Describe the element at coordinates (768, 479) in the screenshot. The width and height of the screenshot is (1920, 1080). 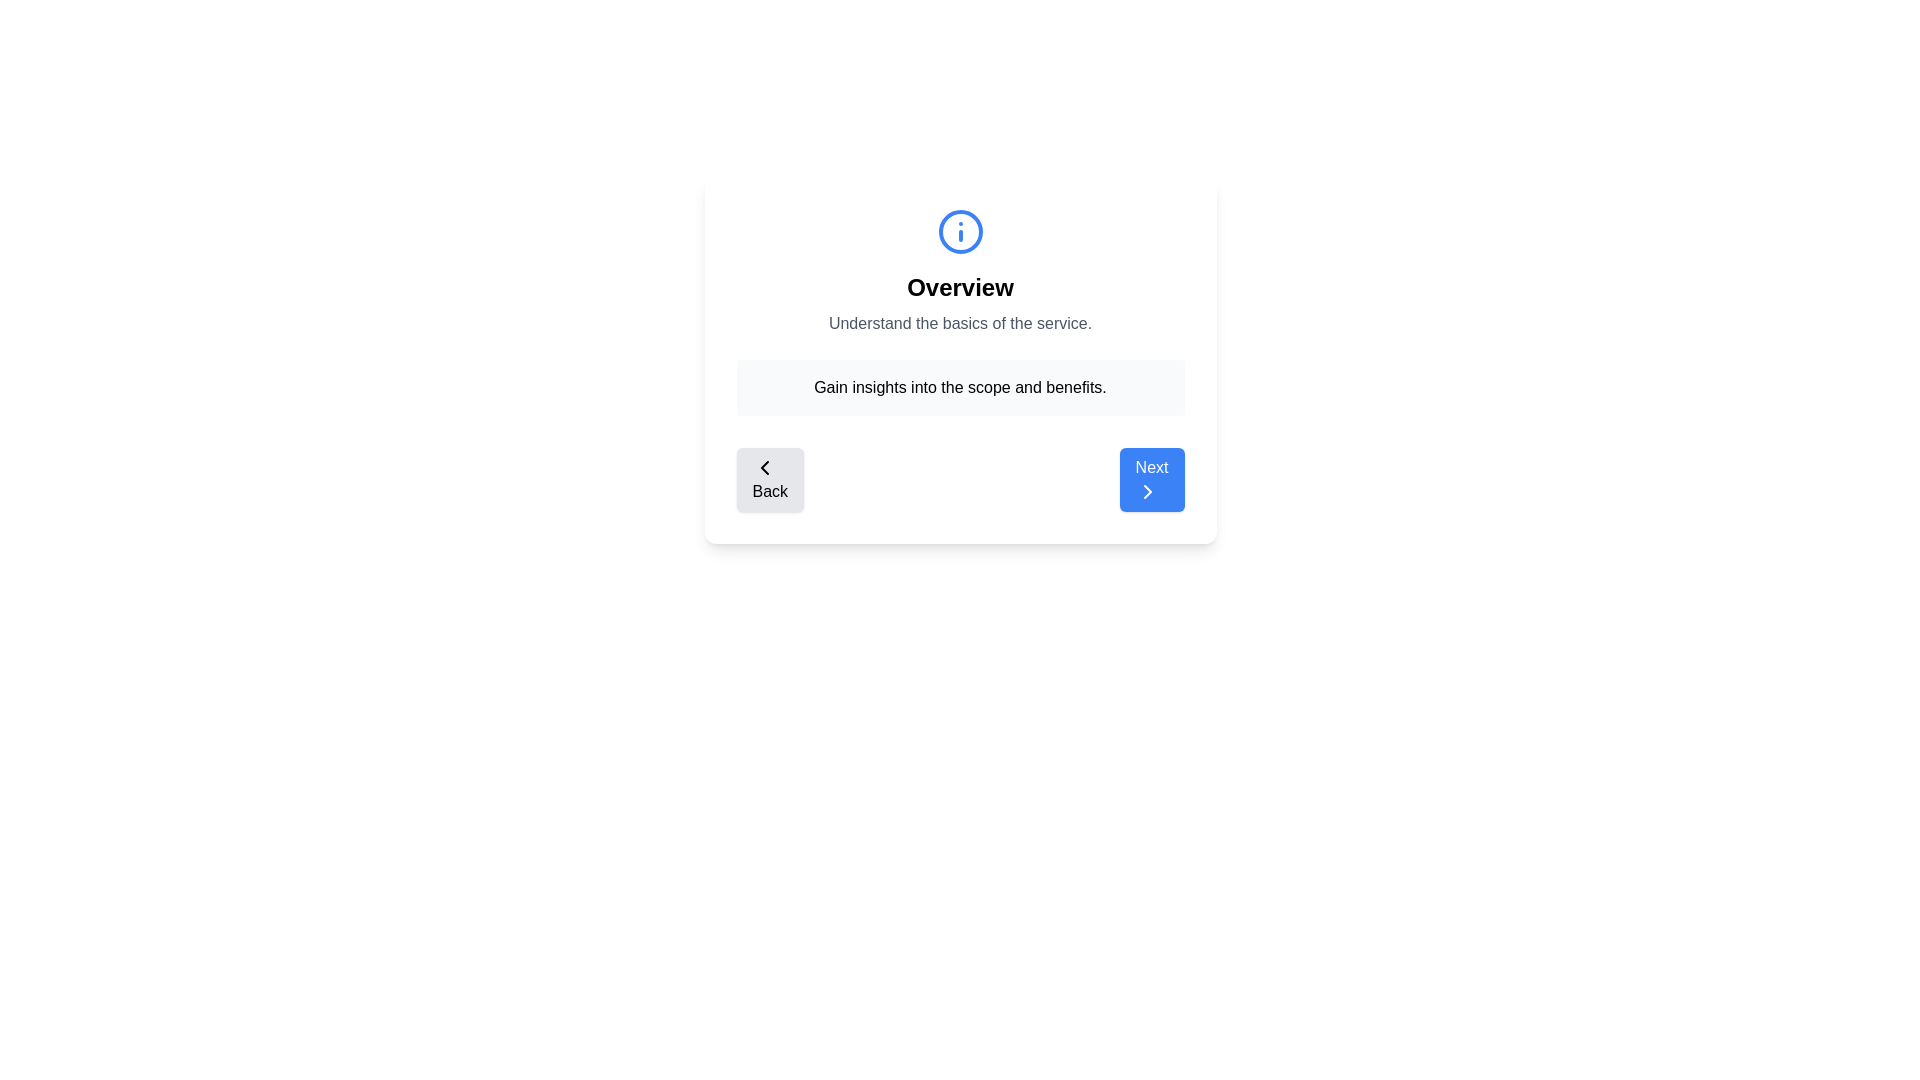
I see `the 'Back' button to navigate to the previous step` at that location.